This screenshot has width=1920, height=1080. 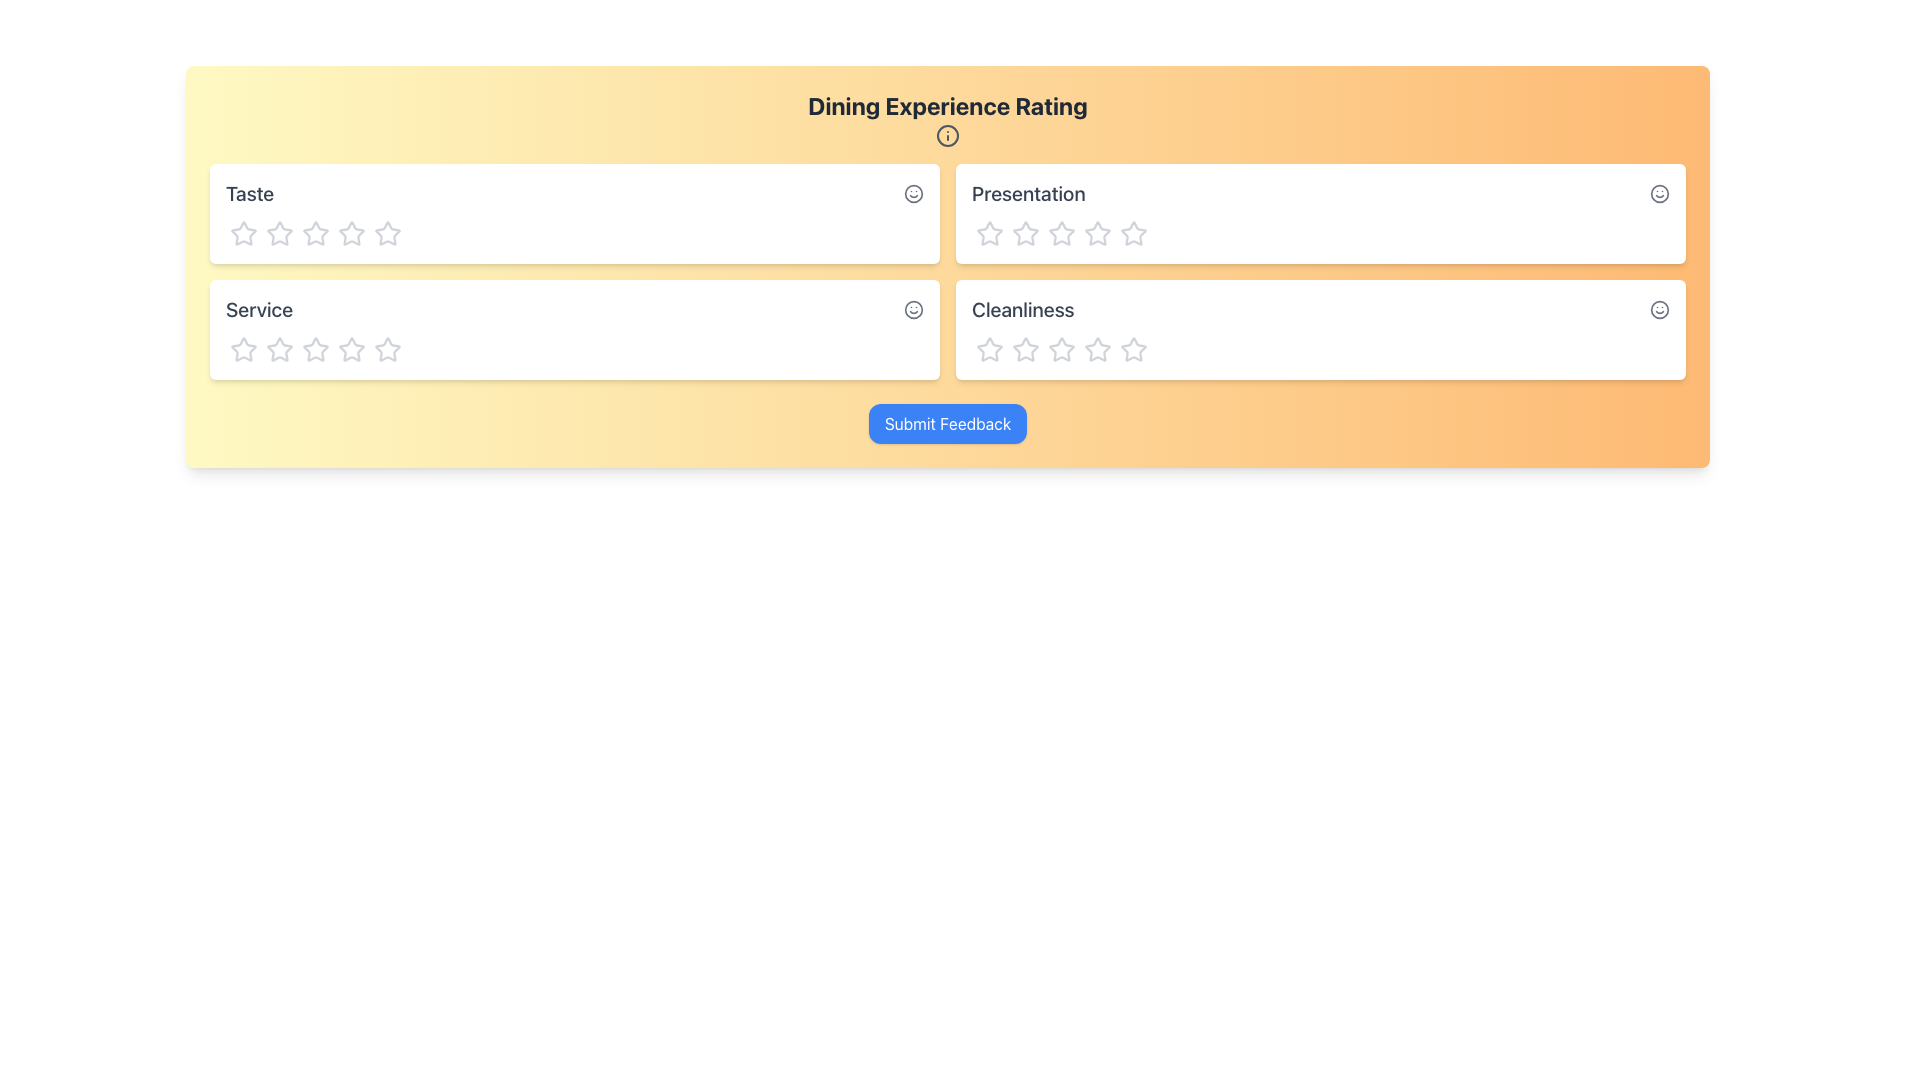 What do you see at coordinates (1660, 308) in the screenshot?
I see `the circular smiley face icon located at the far right of the 'Cleanliness' row, adjacent to the rating stars` at bounding box center [1660, 308].